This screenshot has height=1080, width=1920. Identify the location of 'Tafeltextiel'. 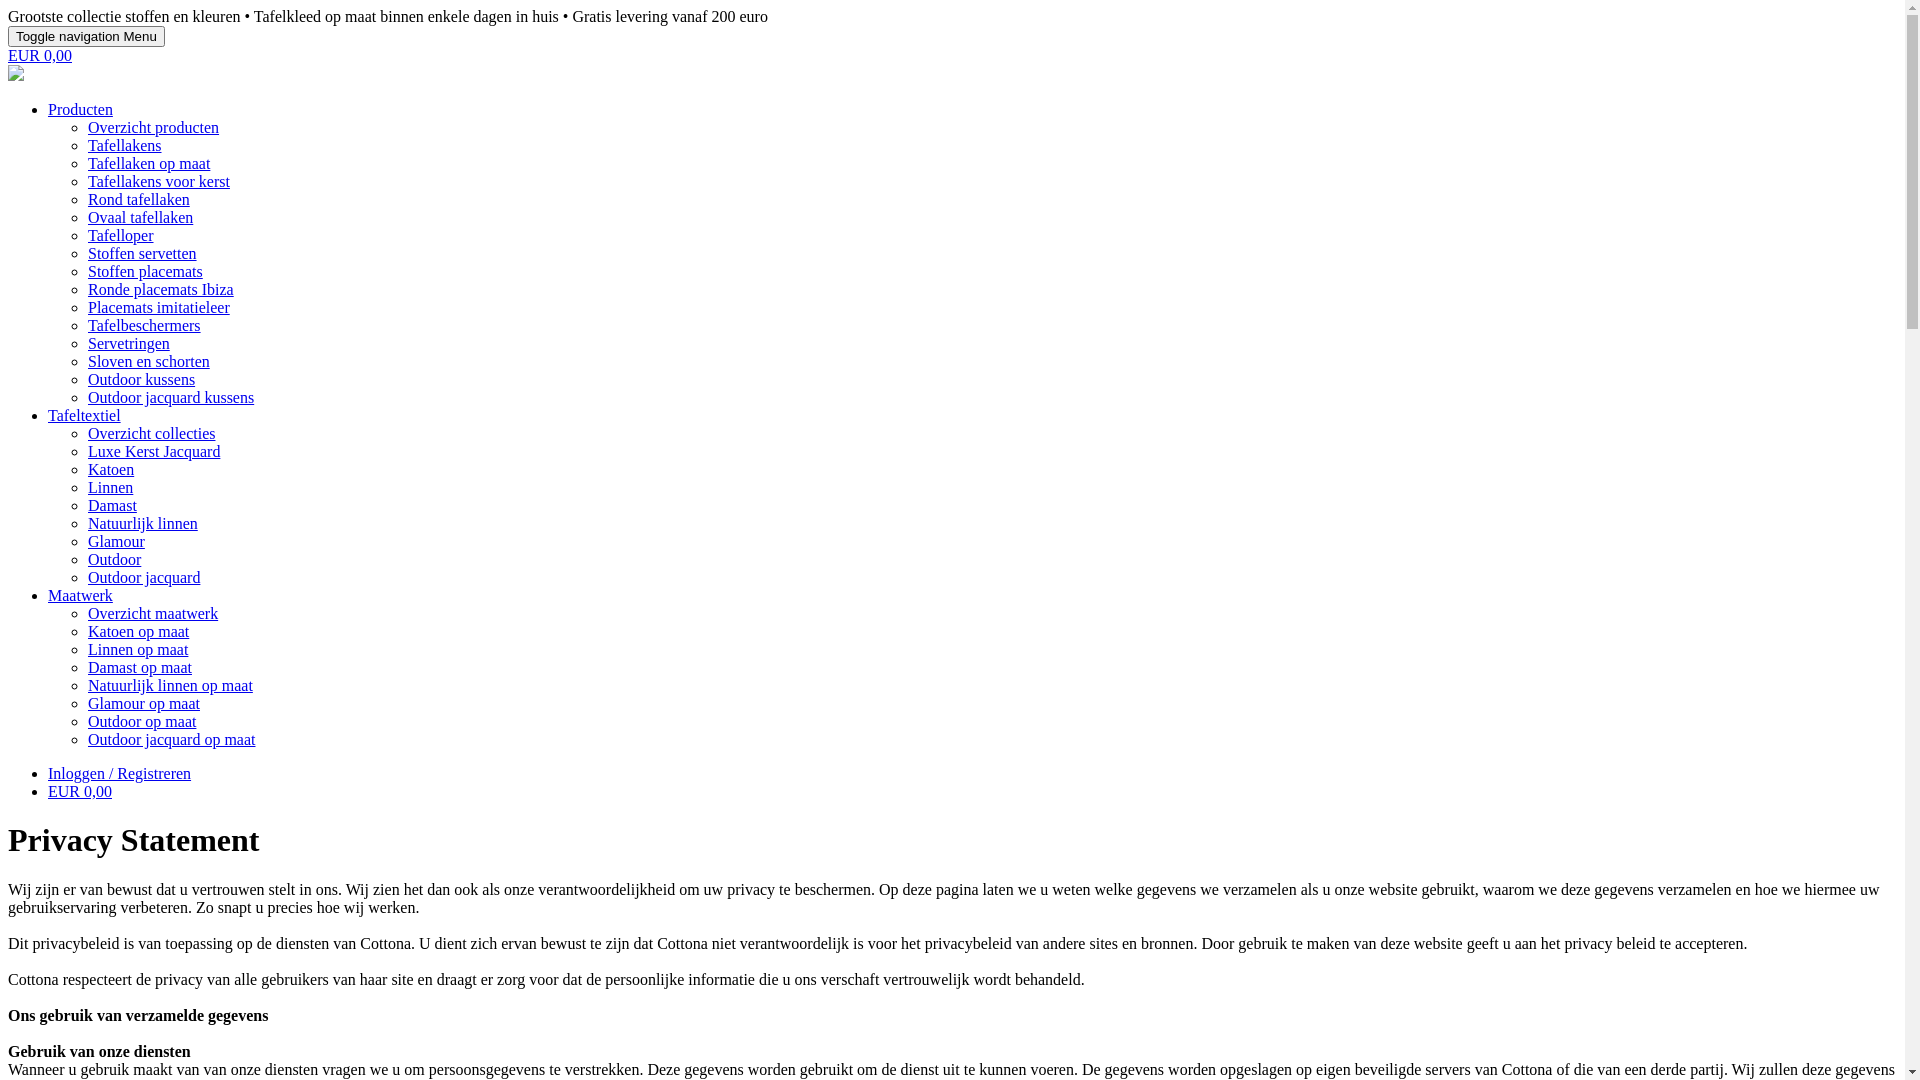
(83, 414).